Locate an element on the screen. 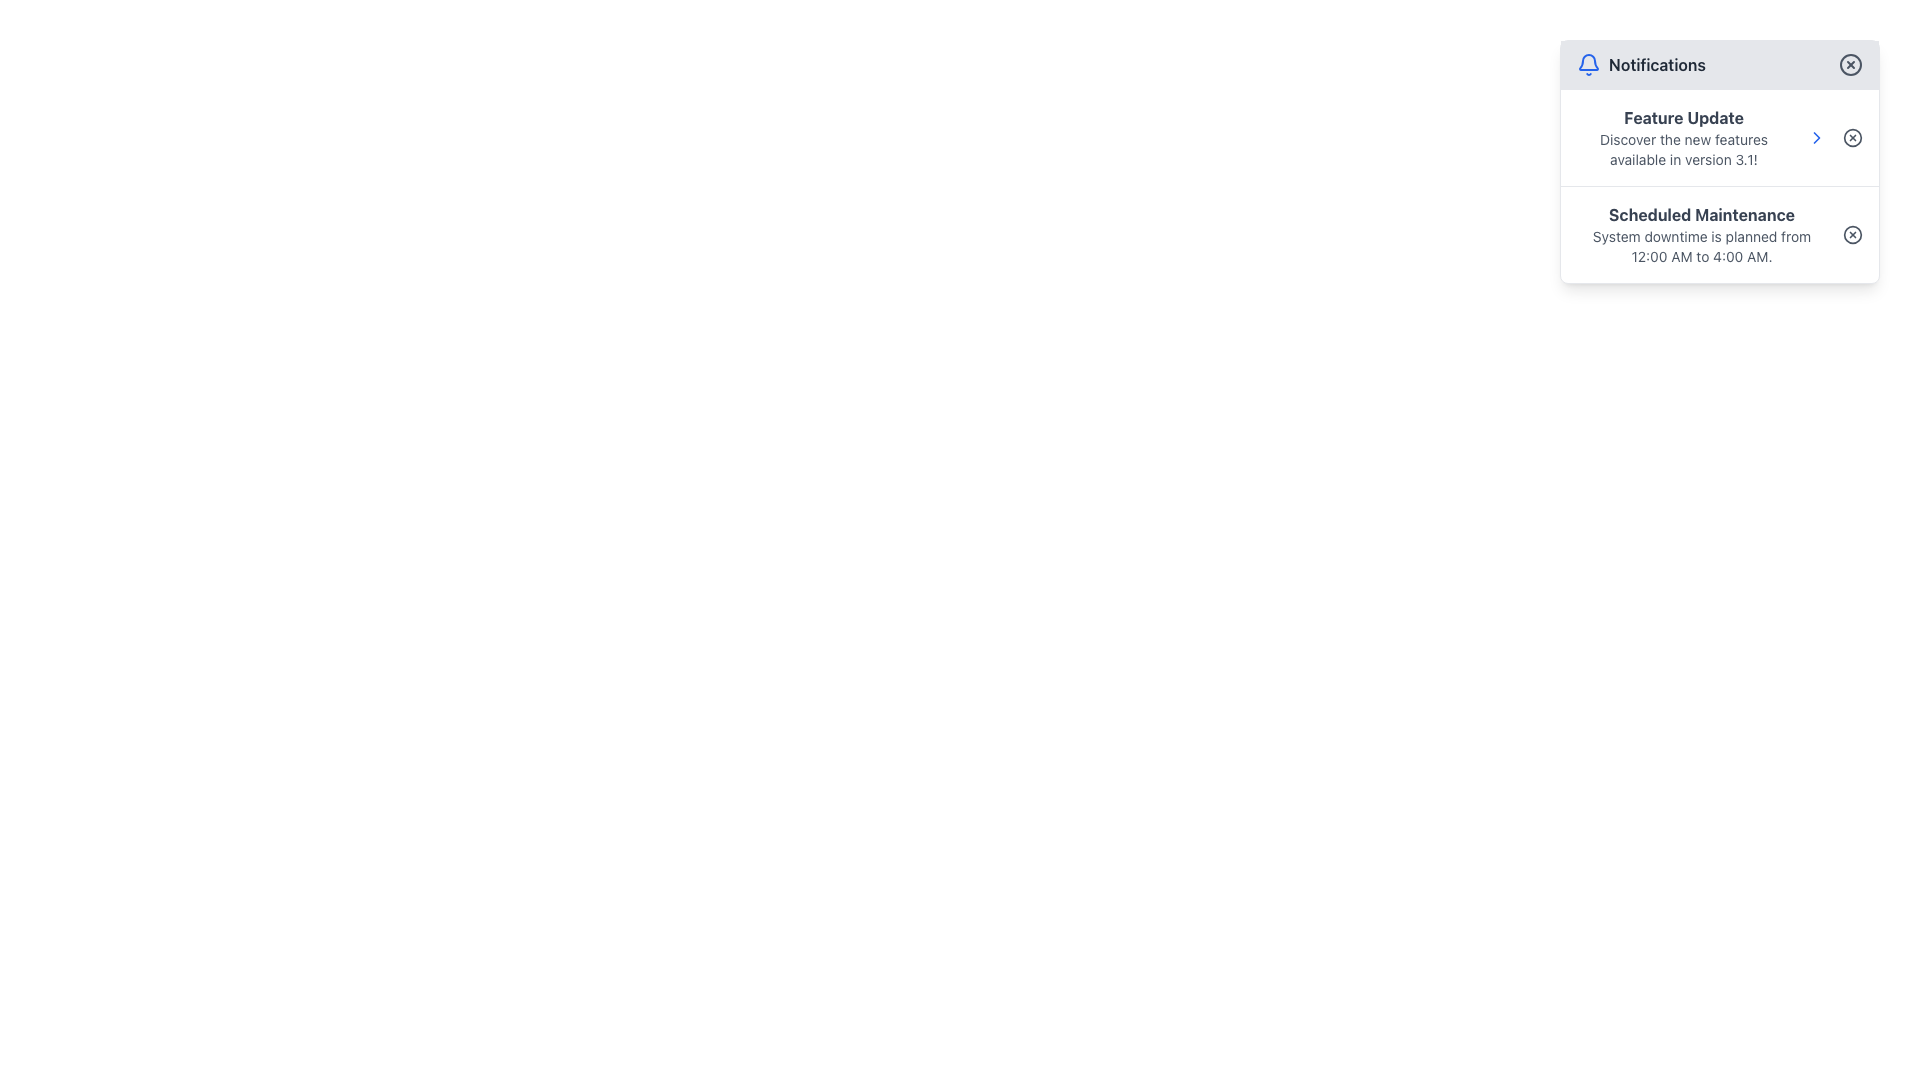 Image resolution: width=1920 pixels, height=1080 pixels. the circular decorative element that serves as a close or deletion icon located at the bottom right corner of a notification card is located at coordinates (1851, 234).